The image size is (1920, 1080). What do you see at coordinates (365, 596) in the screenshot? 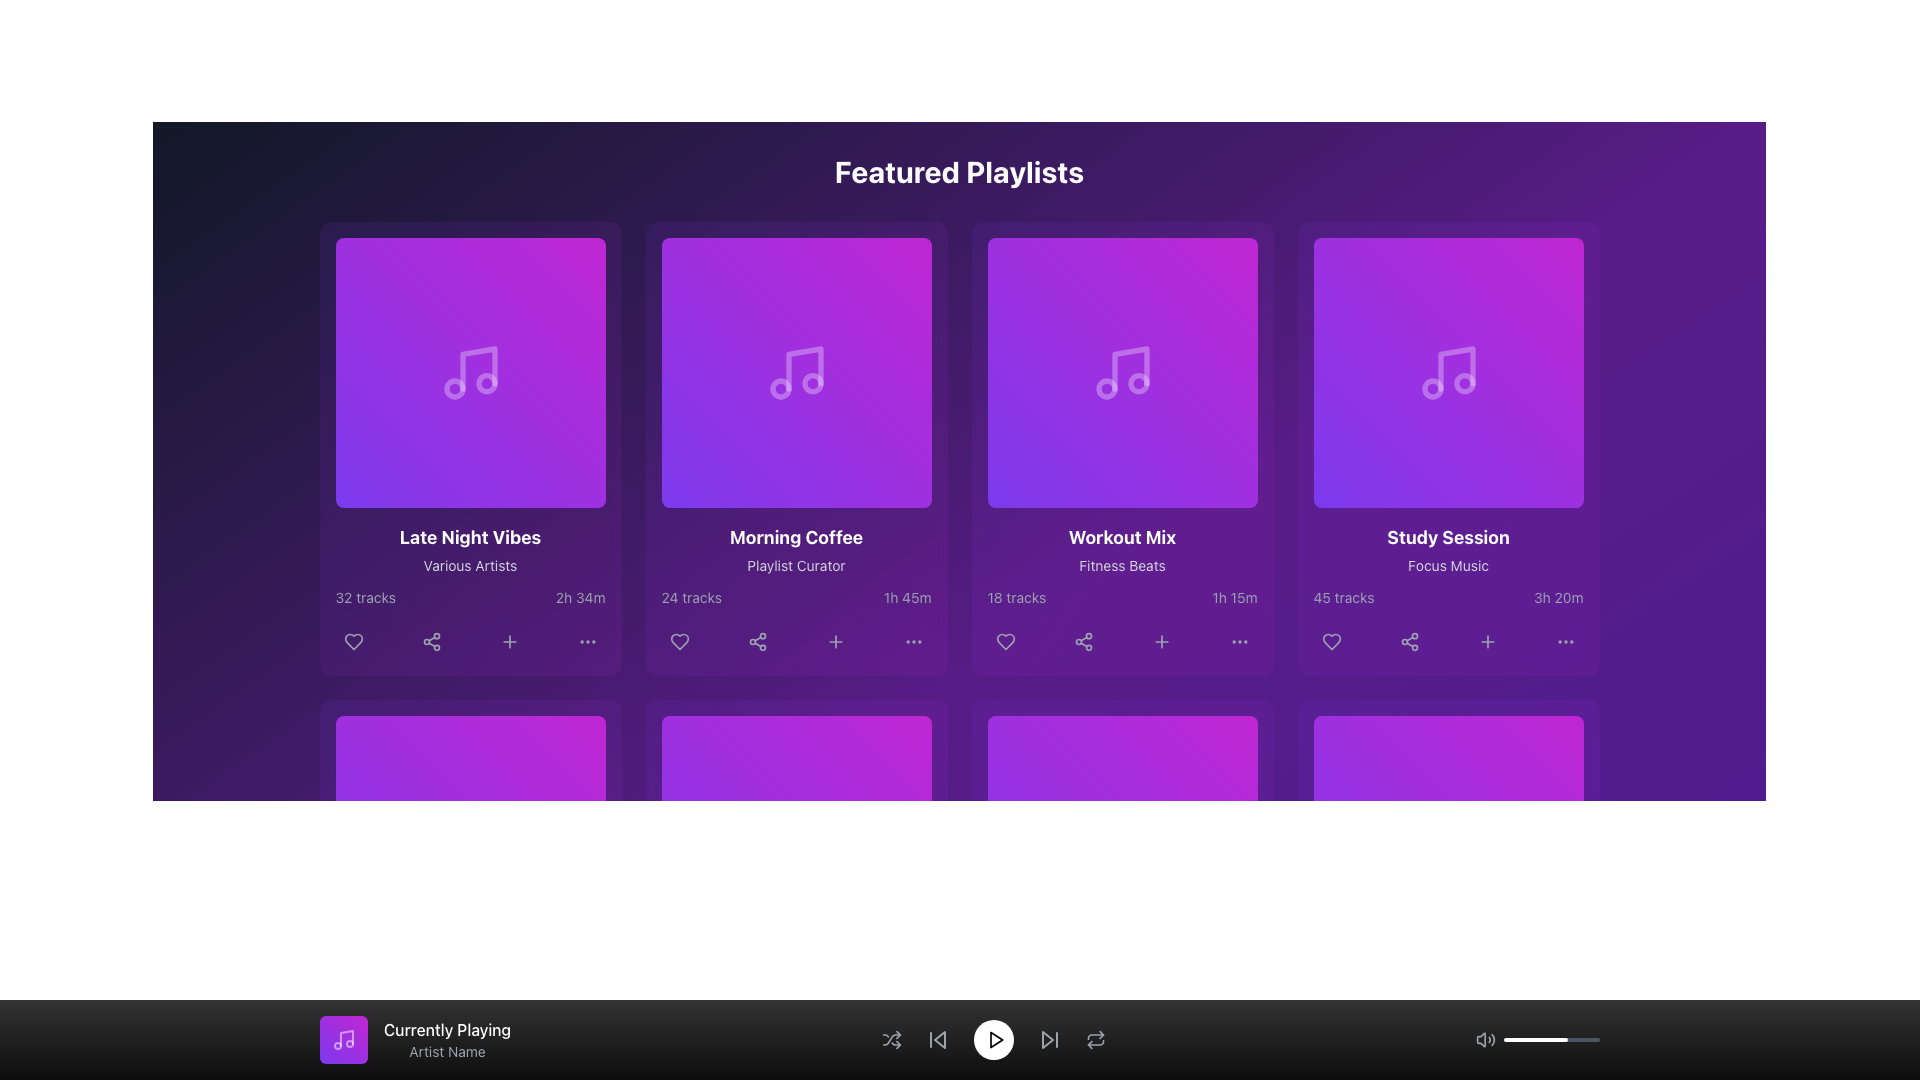
I see `the text label indicating the number of tracks in the playlist 'Late Night Vibes', located below the title and artist information, and to the left of the duration label ('2h 34m')` at bounding box center [365, 596].